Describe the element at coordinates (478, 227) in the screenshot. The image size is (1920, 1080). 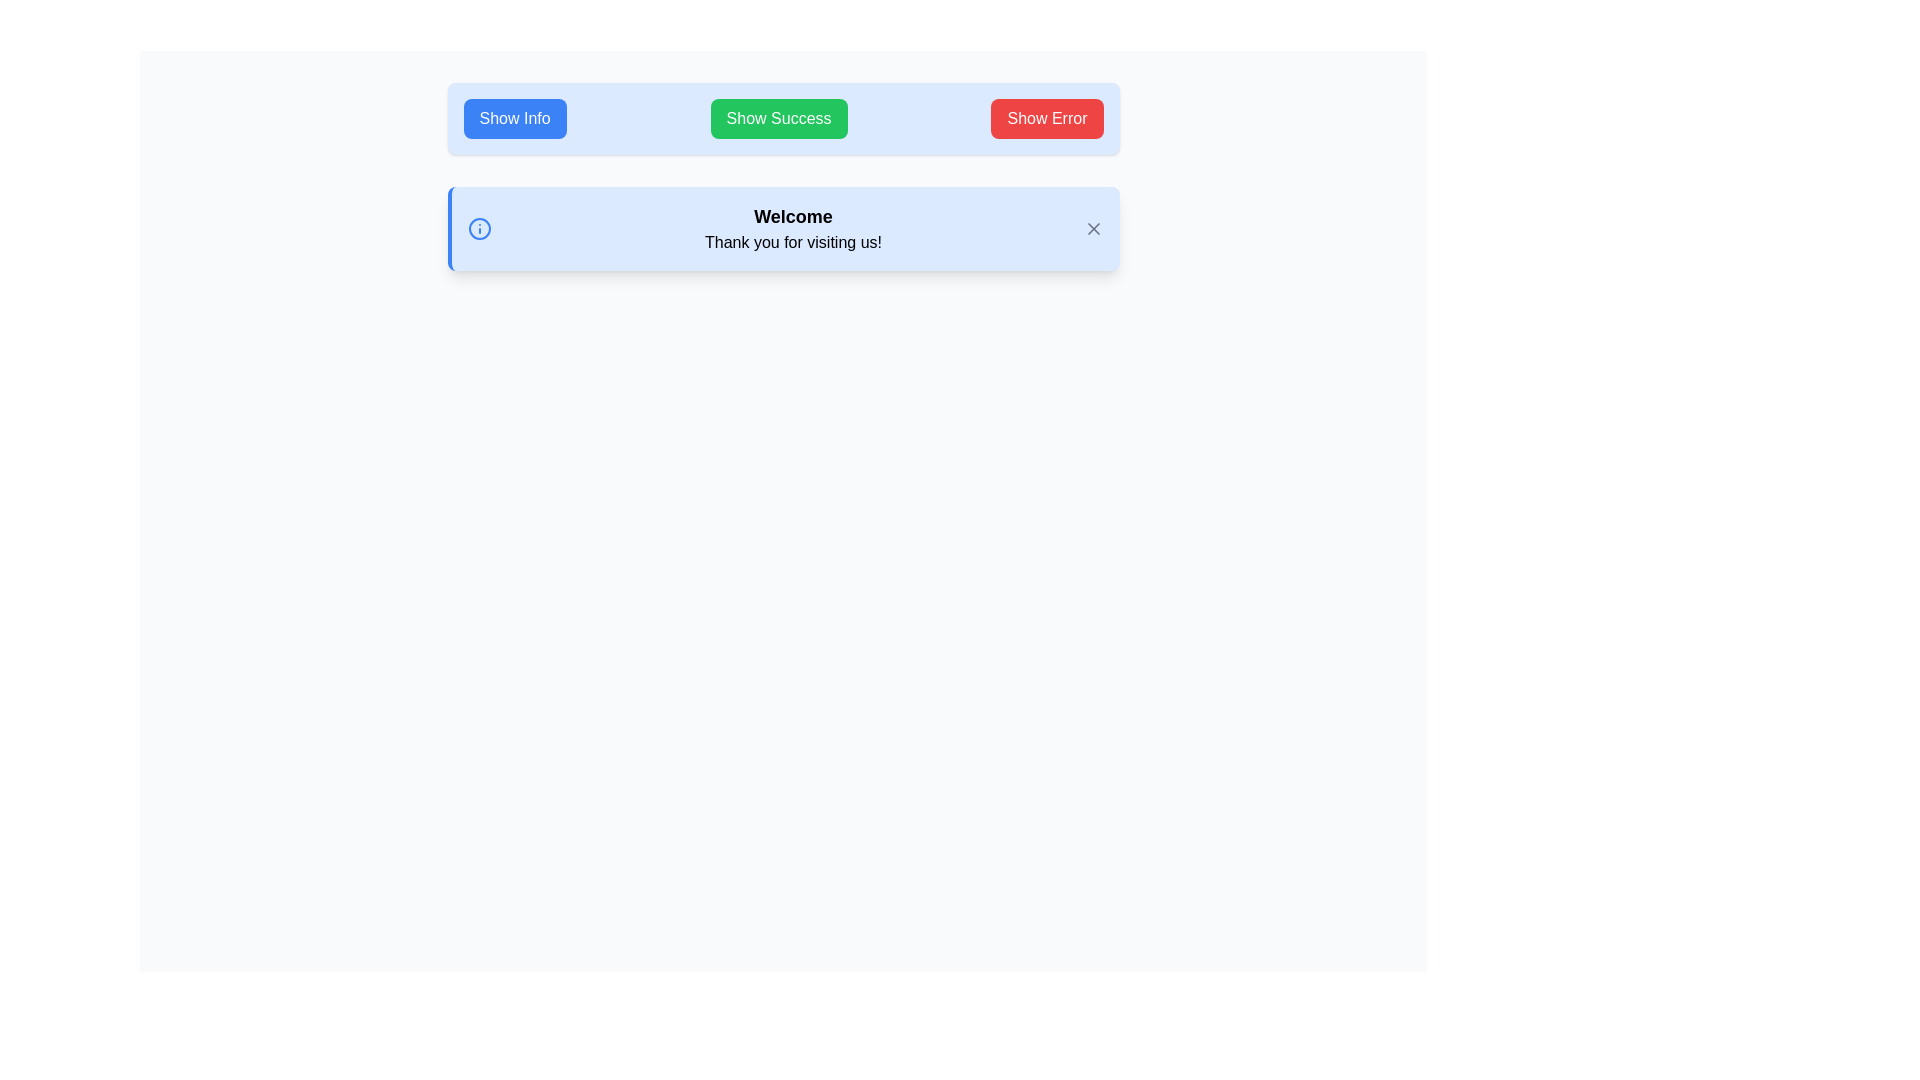
I see `the circular part of the information icon located to the left of the 'Welcome' text in the notification box` at that location.